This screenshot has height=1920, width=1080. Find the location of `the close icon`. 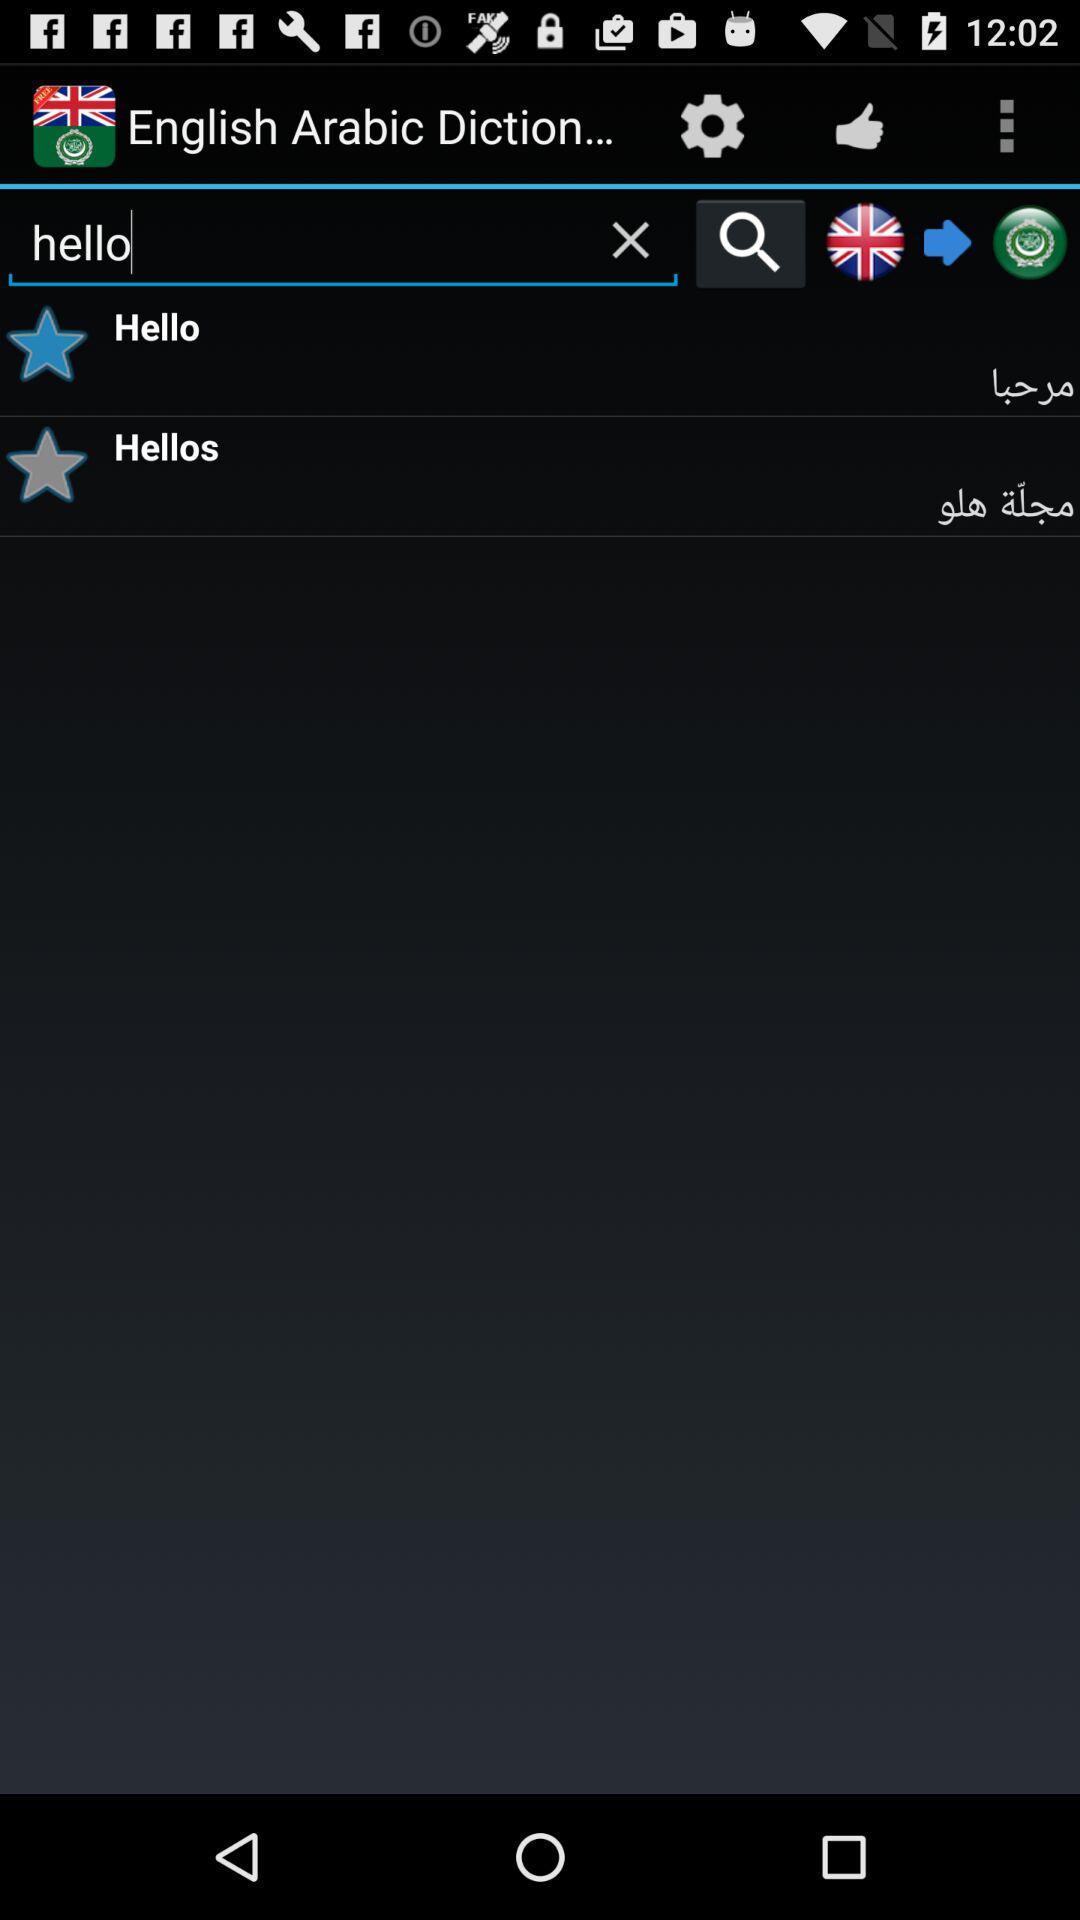

the close icon is located at coordinates (630, 255).